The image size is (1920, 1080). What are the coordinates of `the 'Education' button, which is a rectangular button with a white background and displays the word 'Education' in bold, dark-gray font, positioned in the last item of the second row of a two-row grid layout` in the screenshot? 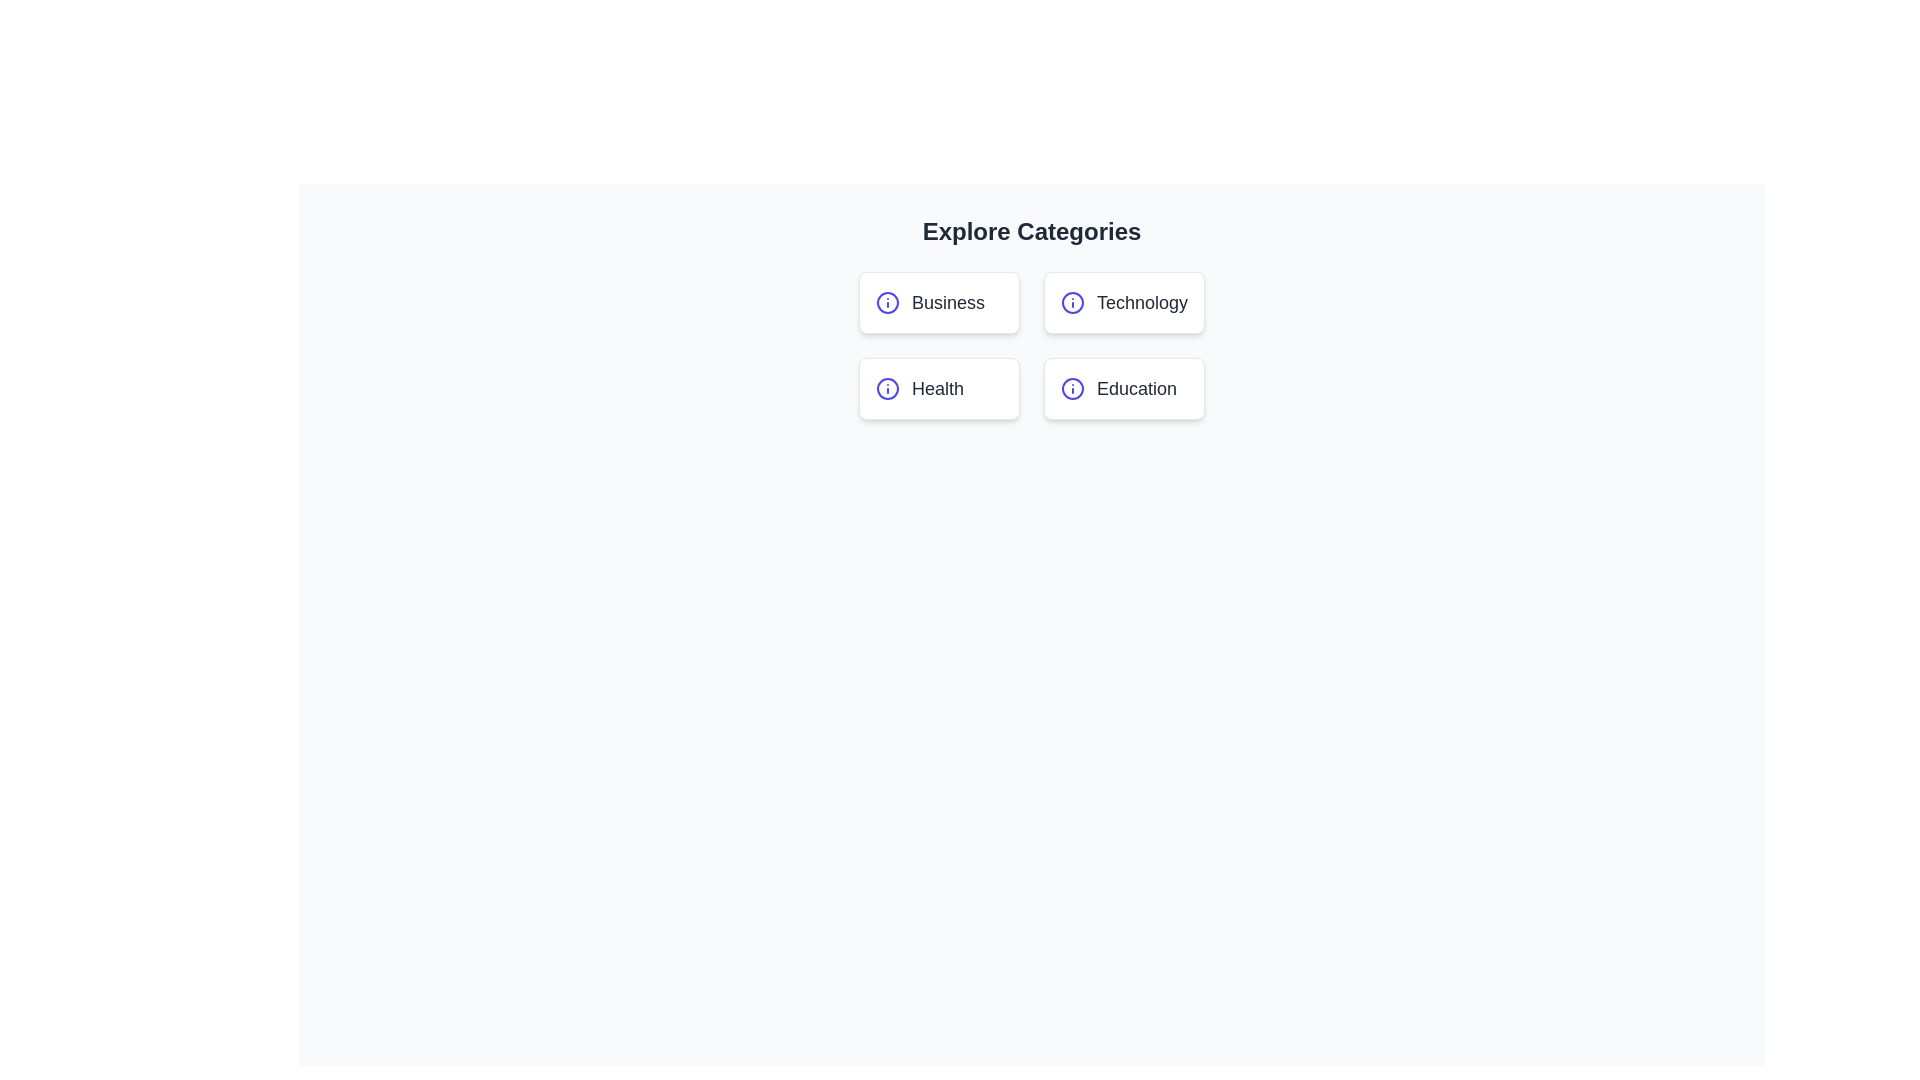 It's located at (1123, 389).